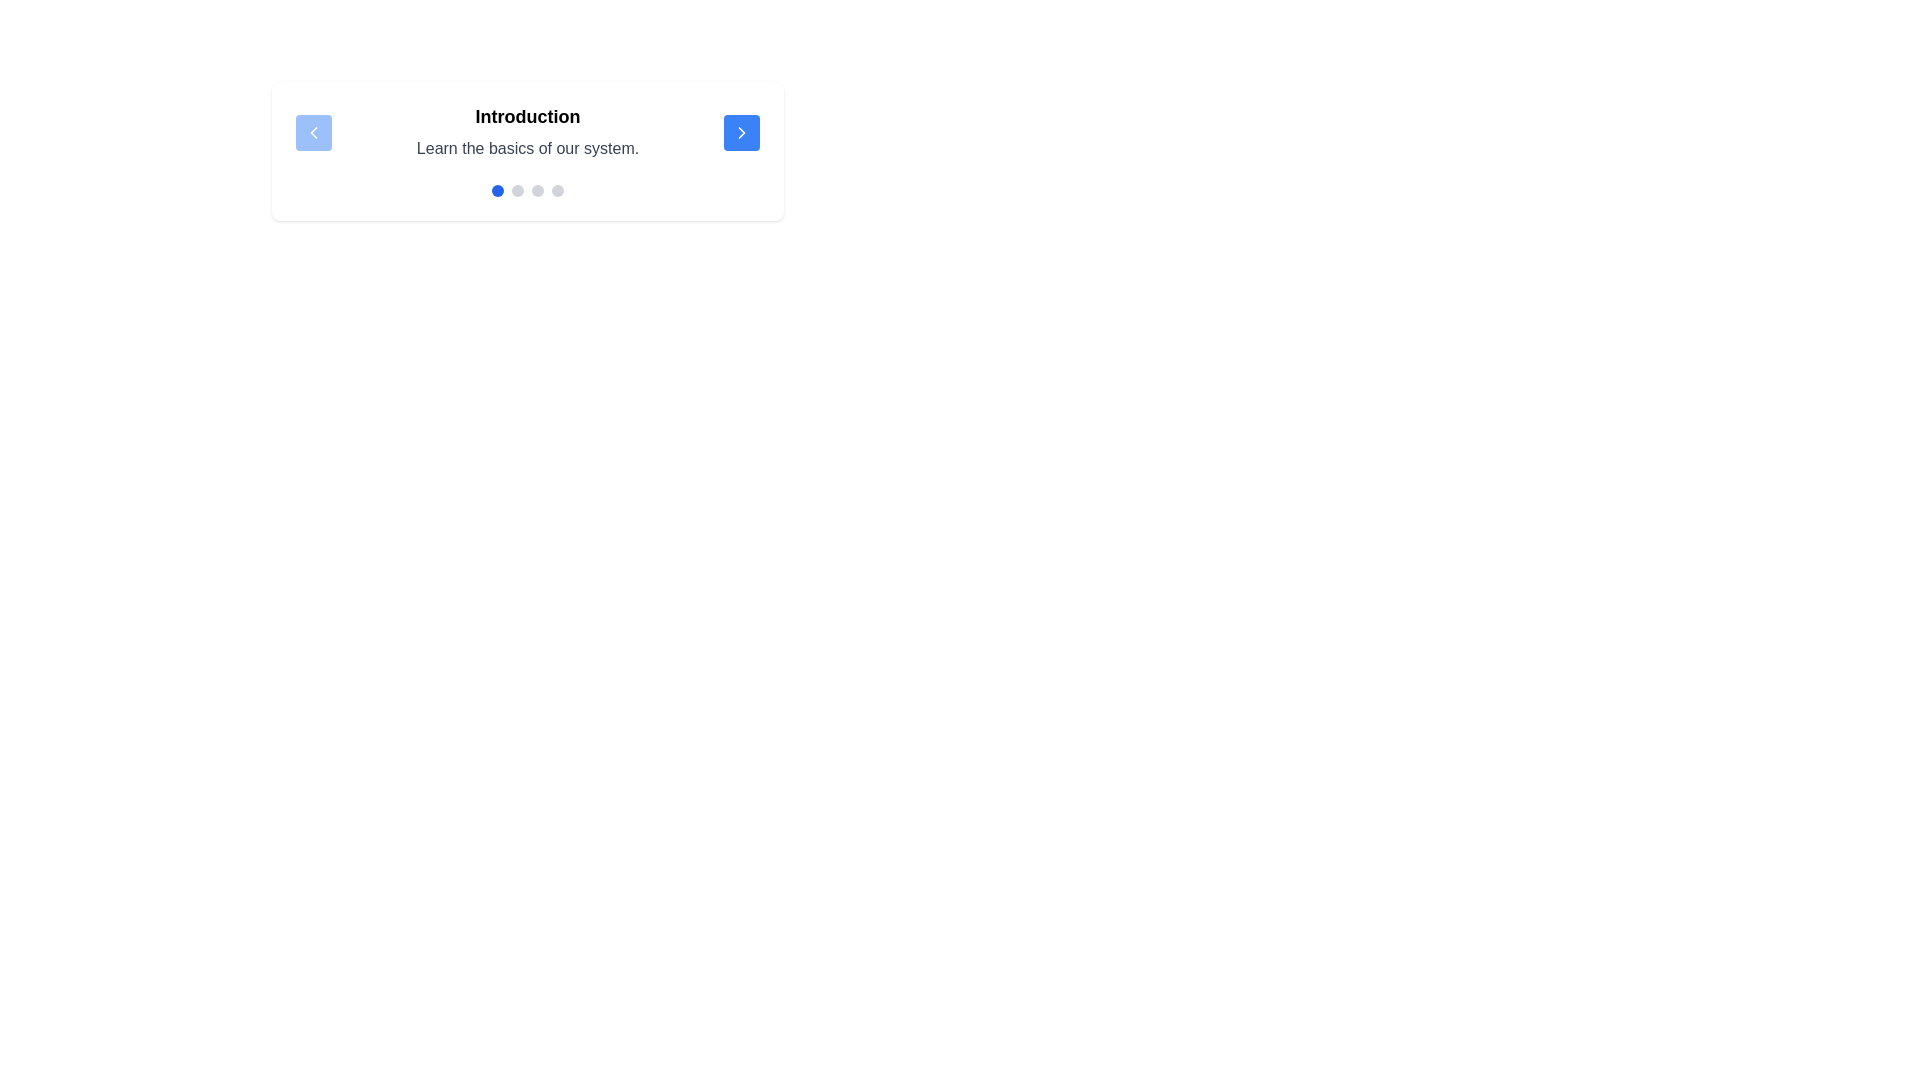  I want to click on the chevron icon located in the top-right corner of the white rectangular section containing text and a pagination indicator, so click(741, 132).